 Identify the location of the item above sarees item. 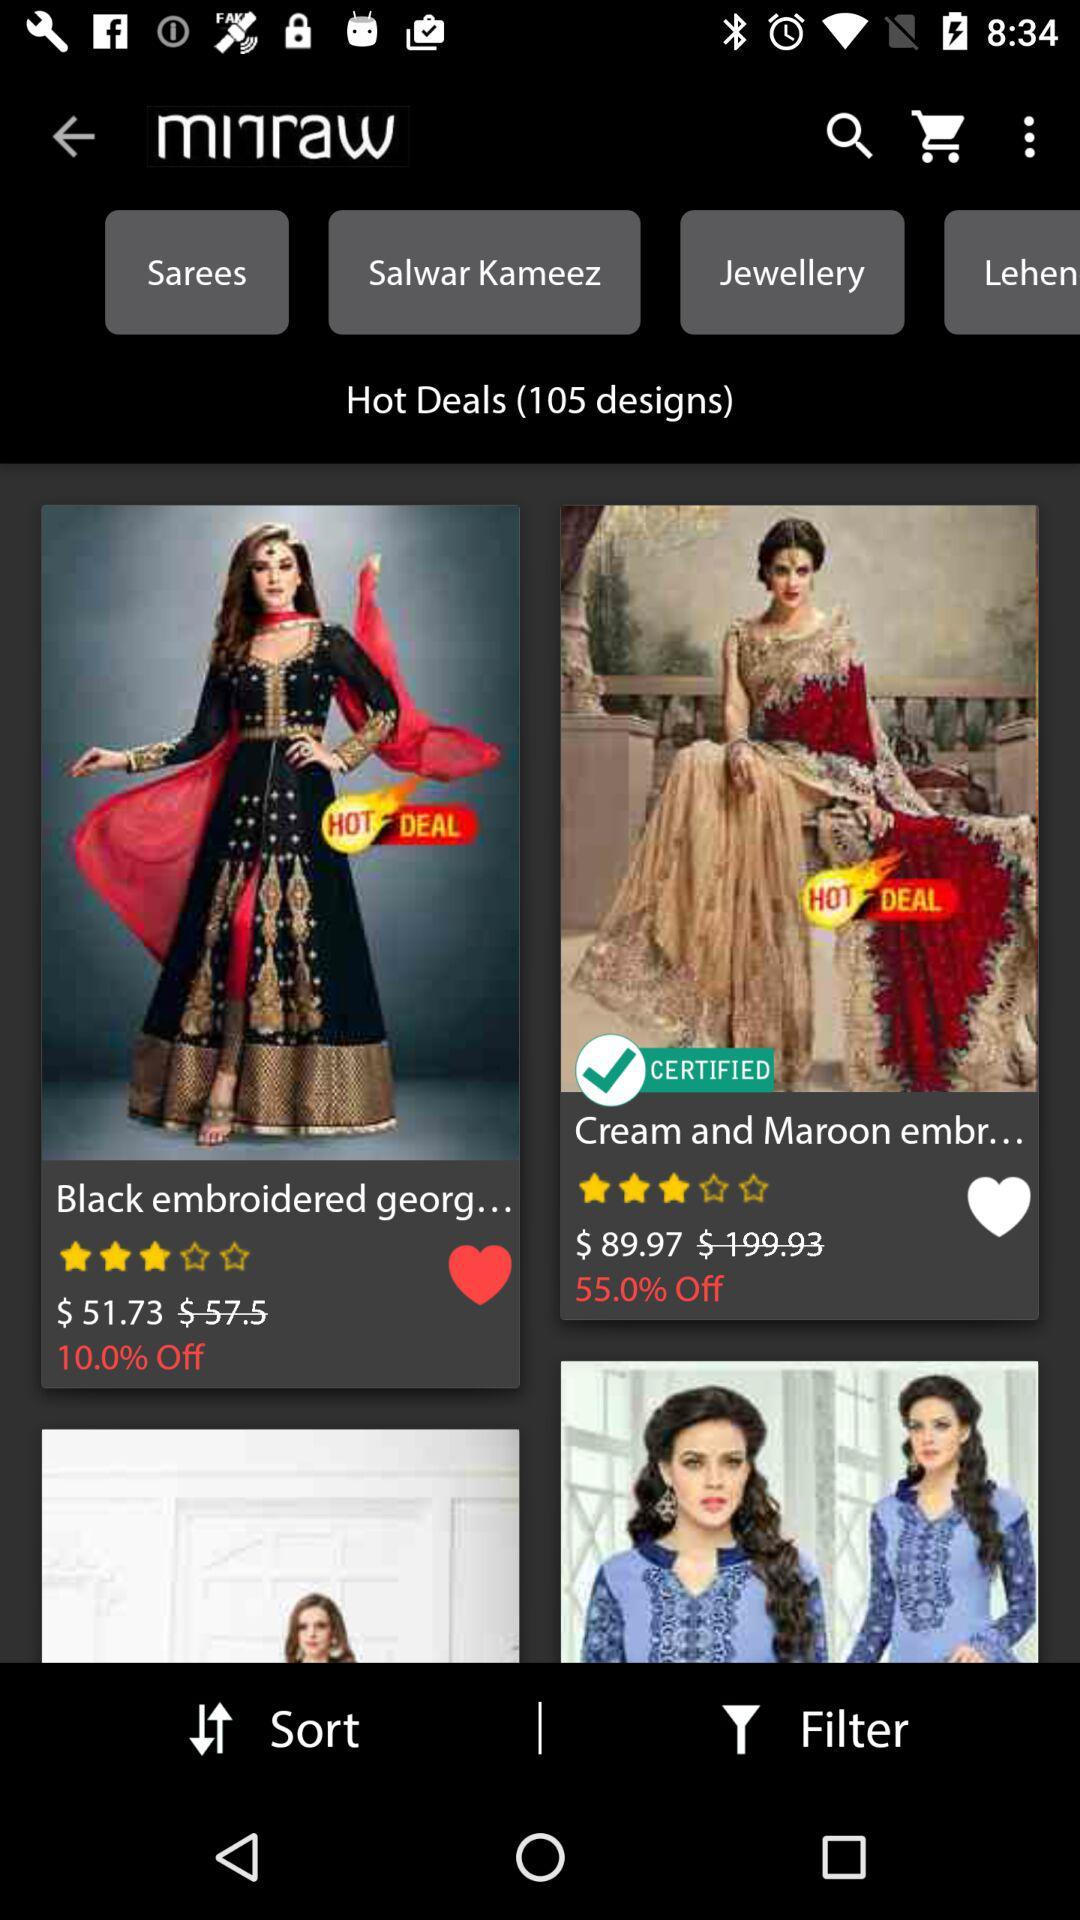
(278, 135).